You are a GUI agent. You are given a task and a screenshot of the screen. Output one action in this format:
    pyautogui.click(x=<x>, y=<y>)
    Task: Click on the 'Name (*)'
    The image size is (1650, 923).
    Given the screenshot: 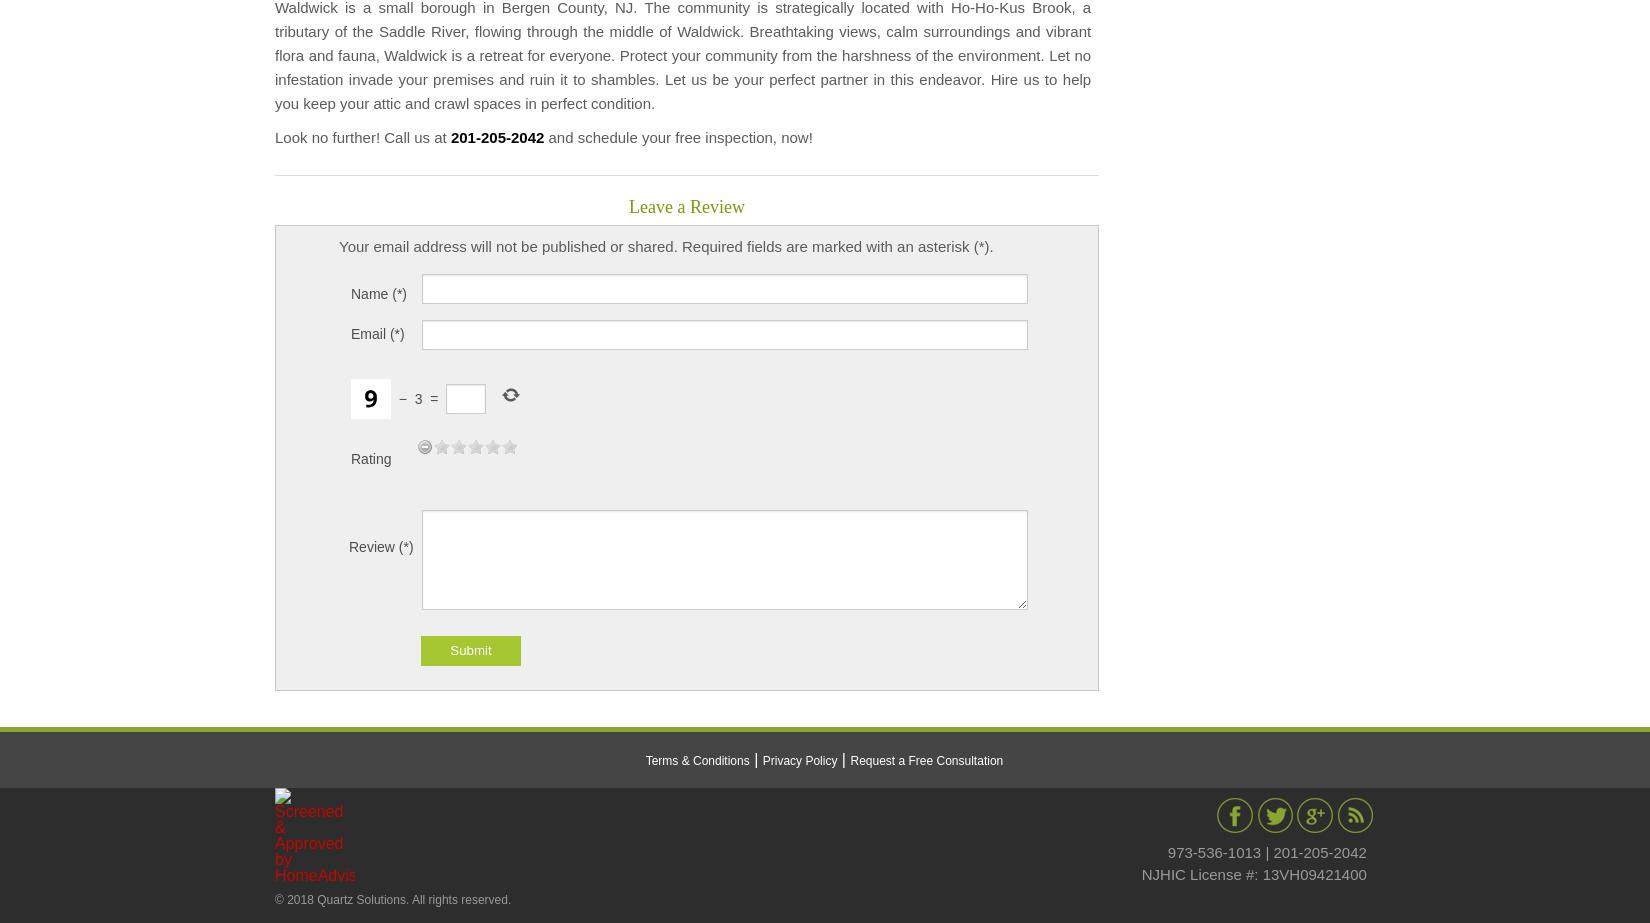 What is the action you would take?
    pyautogui.click(x=350, y=292)
    